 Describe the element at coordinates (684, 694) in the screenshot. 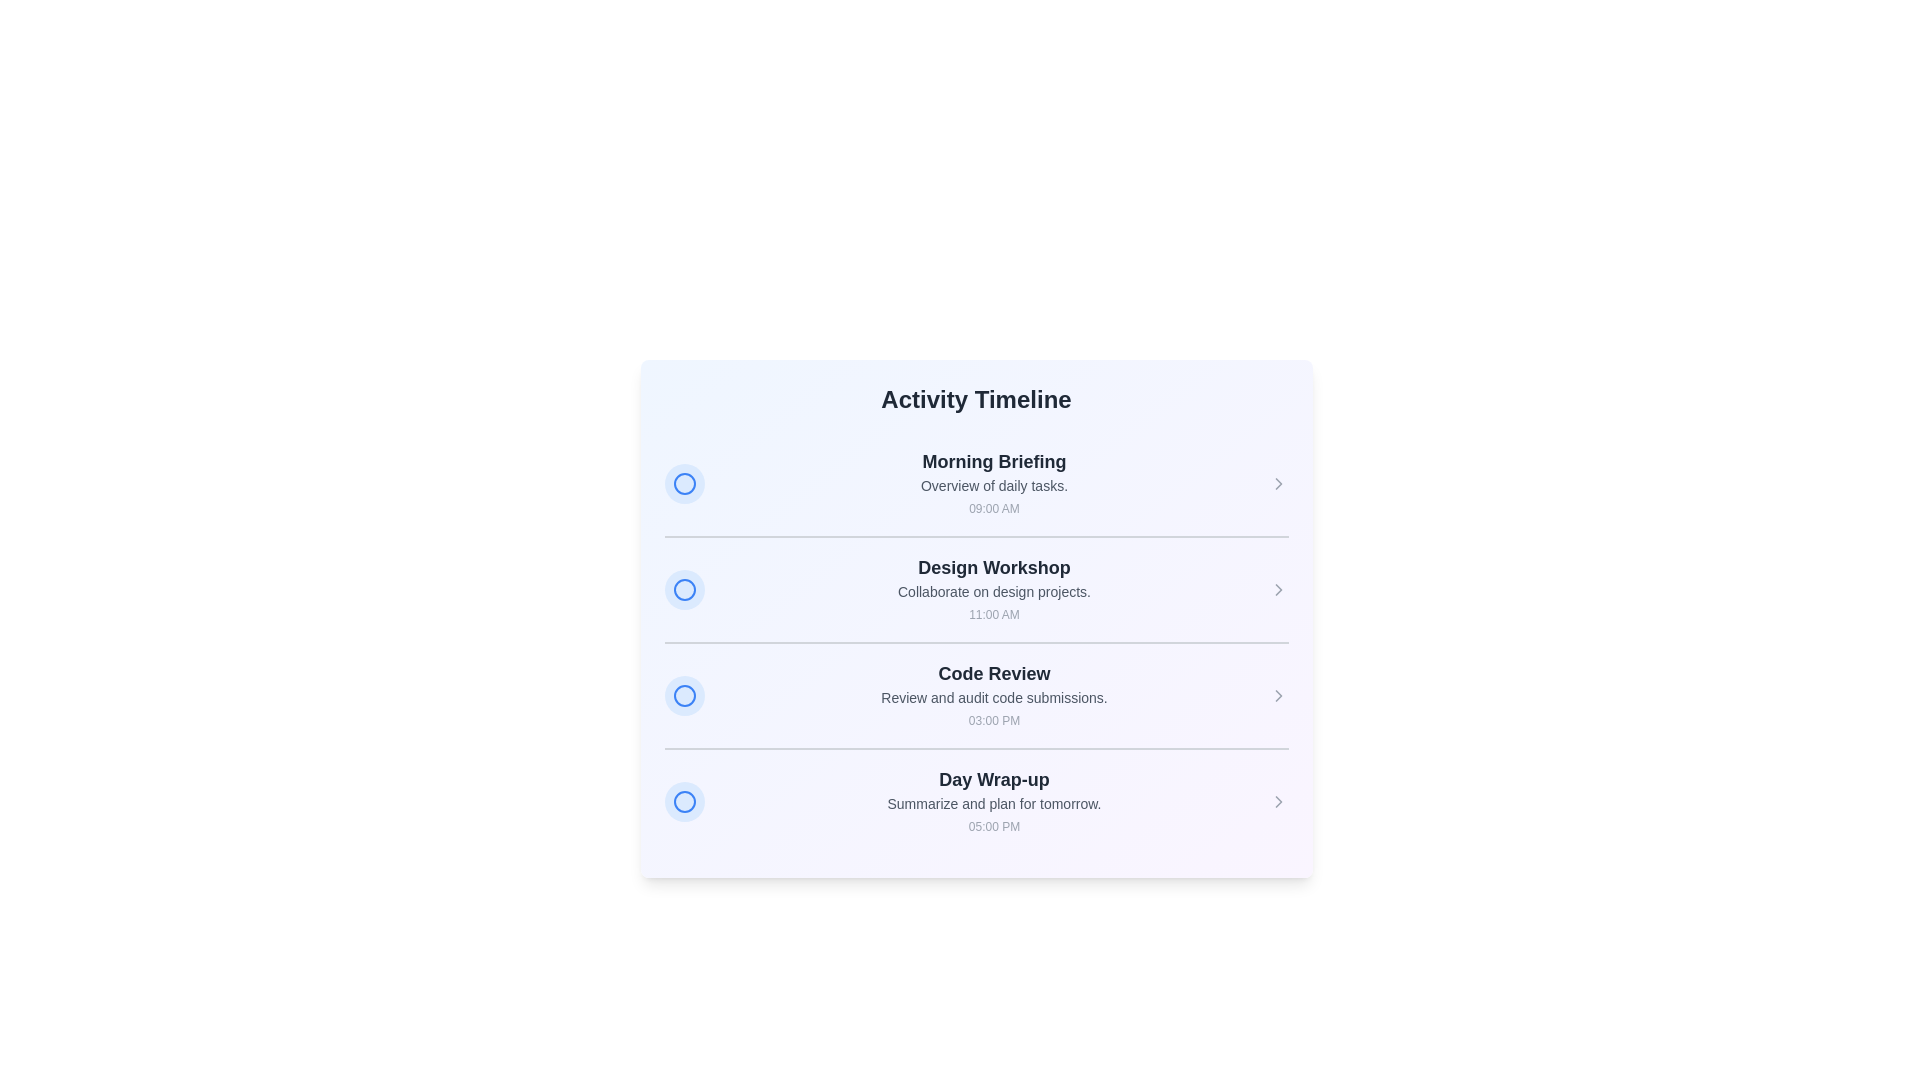

I see `the third circular icon with a blue outline and white interior in the activity timeline, located to the left of the 'Code Review' event details` at that location.